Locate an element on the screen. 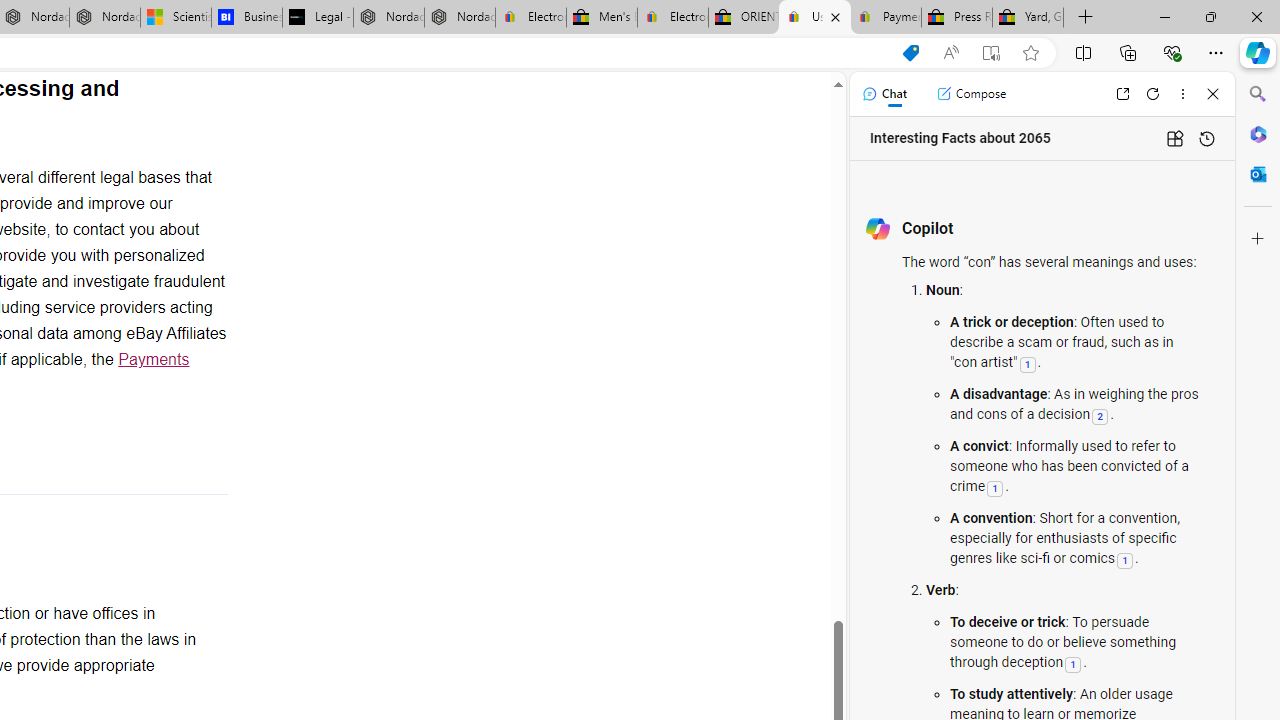 The image size is (1280, 720). 'Enter Immersive Reader (F9)' is located at coordinates (991, 52).